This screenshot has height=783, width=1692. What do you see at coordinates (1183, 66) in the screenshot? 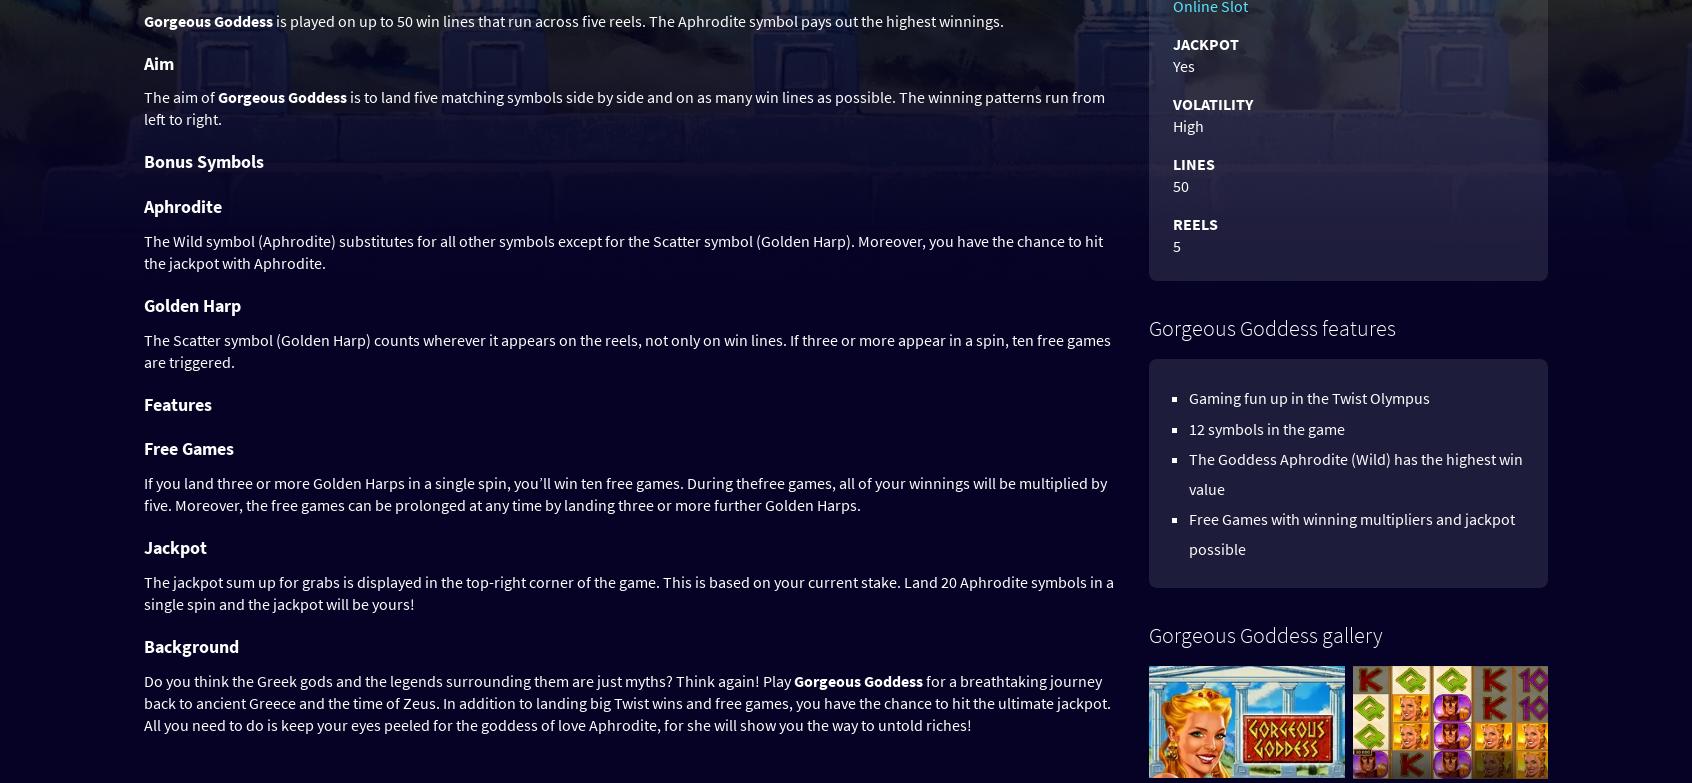
I see `'Yes'` at bounding box center [1183, 66].